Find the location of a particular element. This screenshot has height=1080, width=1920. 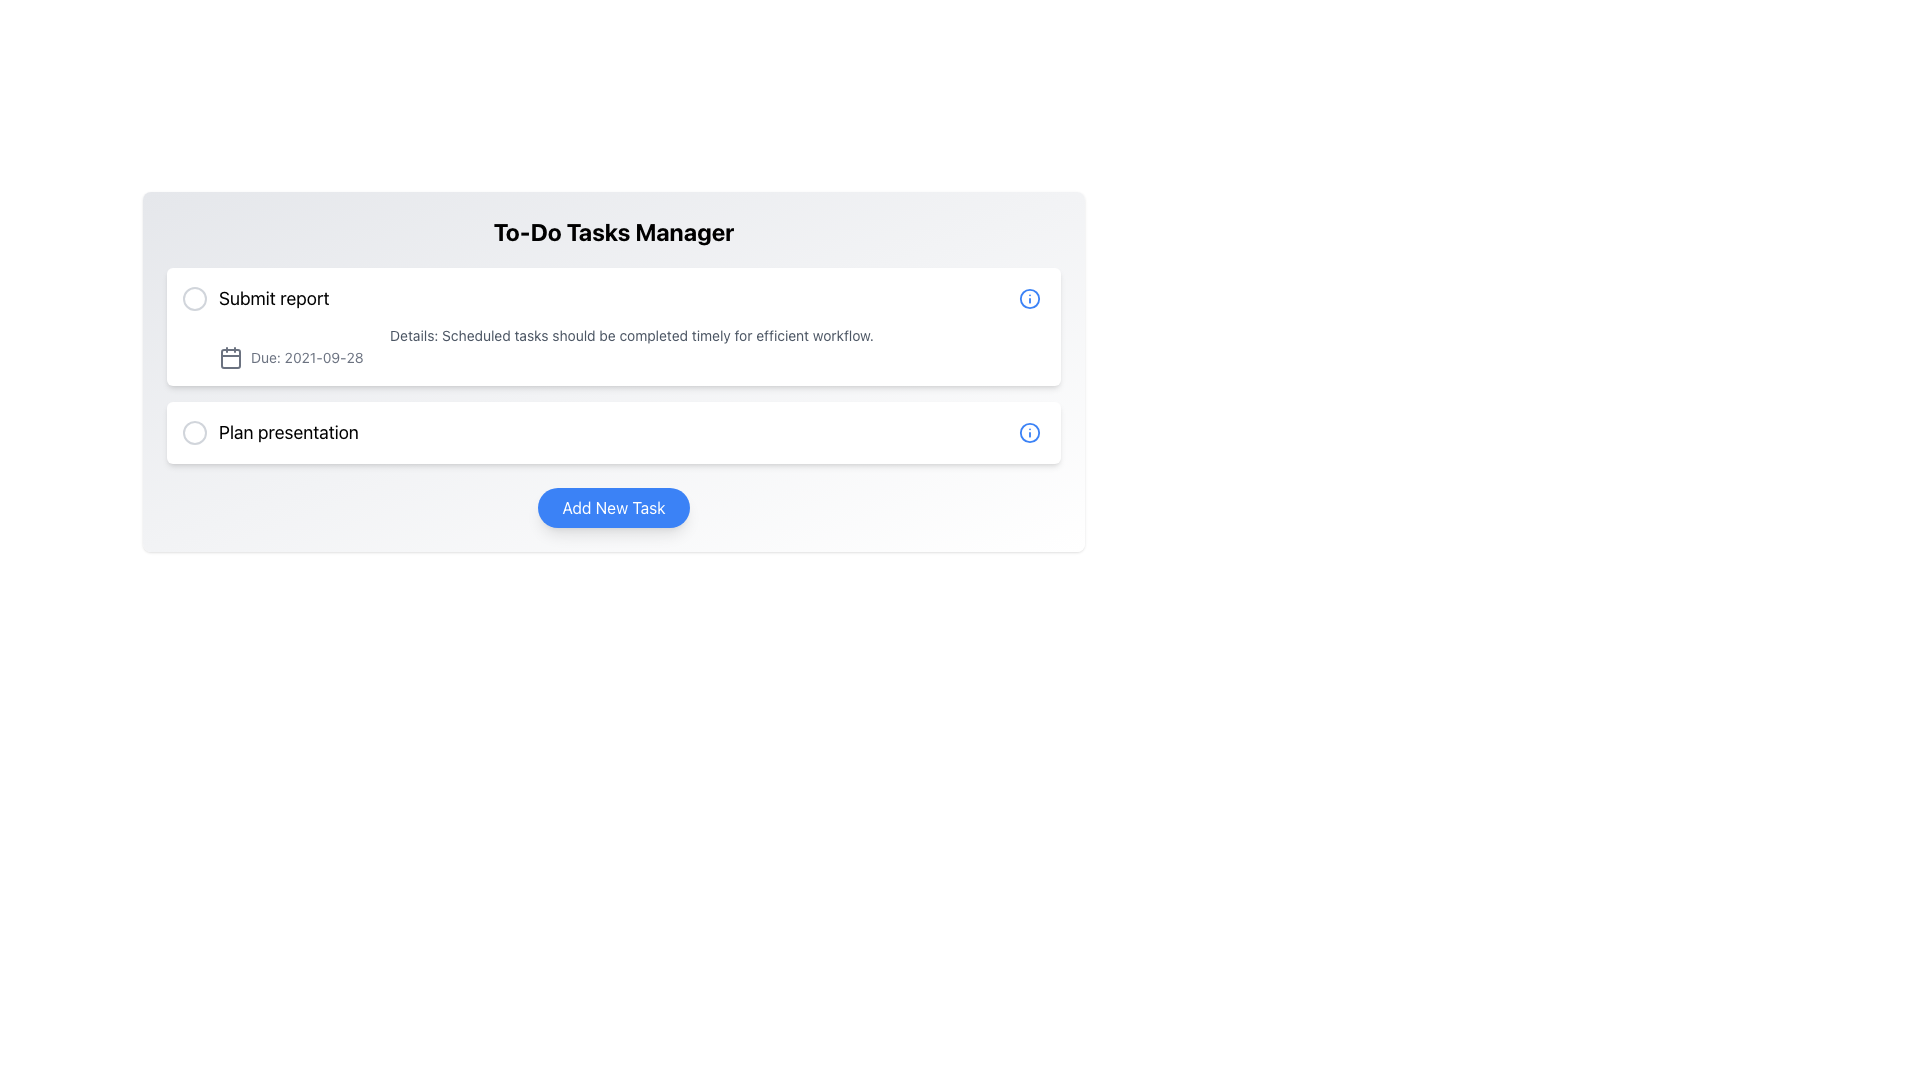

the text label that serves as the title for the associated task, located in the top-left section of the interface, within the first task card, to the right of a circular checkbox control is located at coordinates (273, 299).